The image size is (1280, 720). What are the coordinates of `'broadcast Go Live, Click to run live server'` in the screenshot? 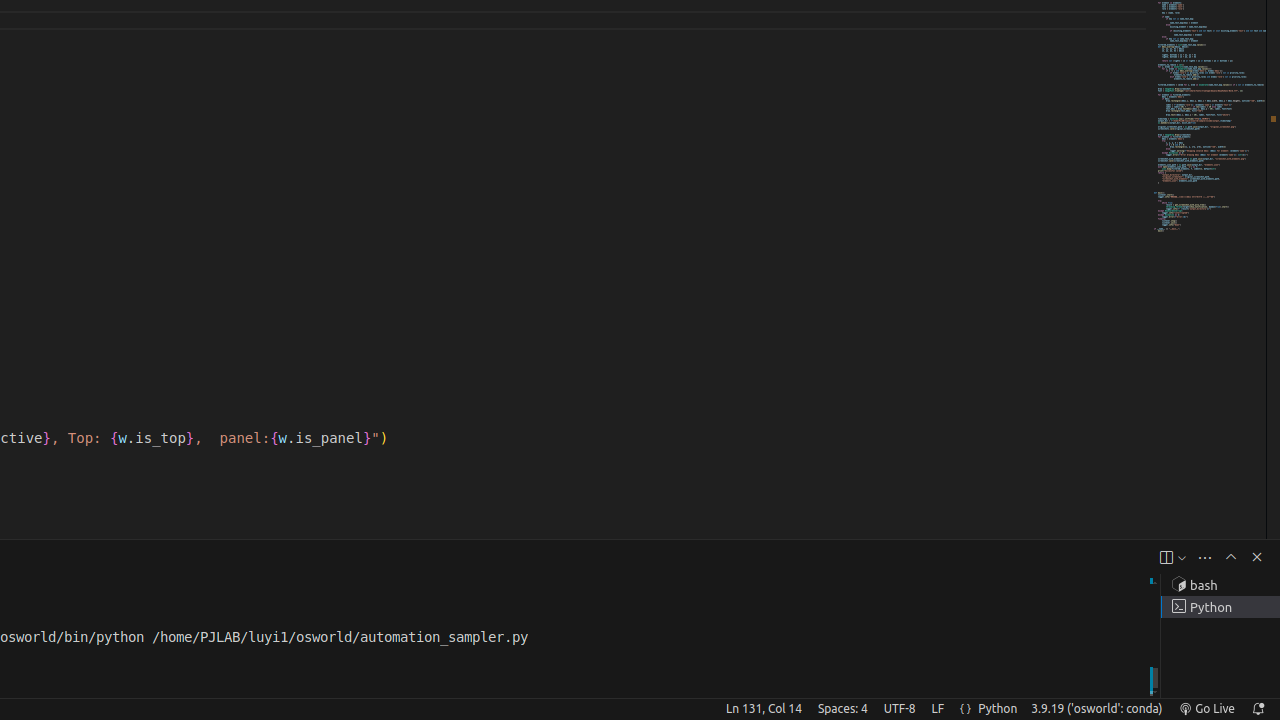 It's located at (1205, 707).